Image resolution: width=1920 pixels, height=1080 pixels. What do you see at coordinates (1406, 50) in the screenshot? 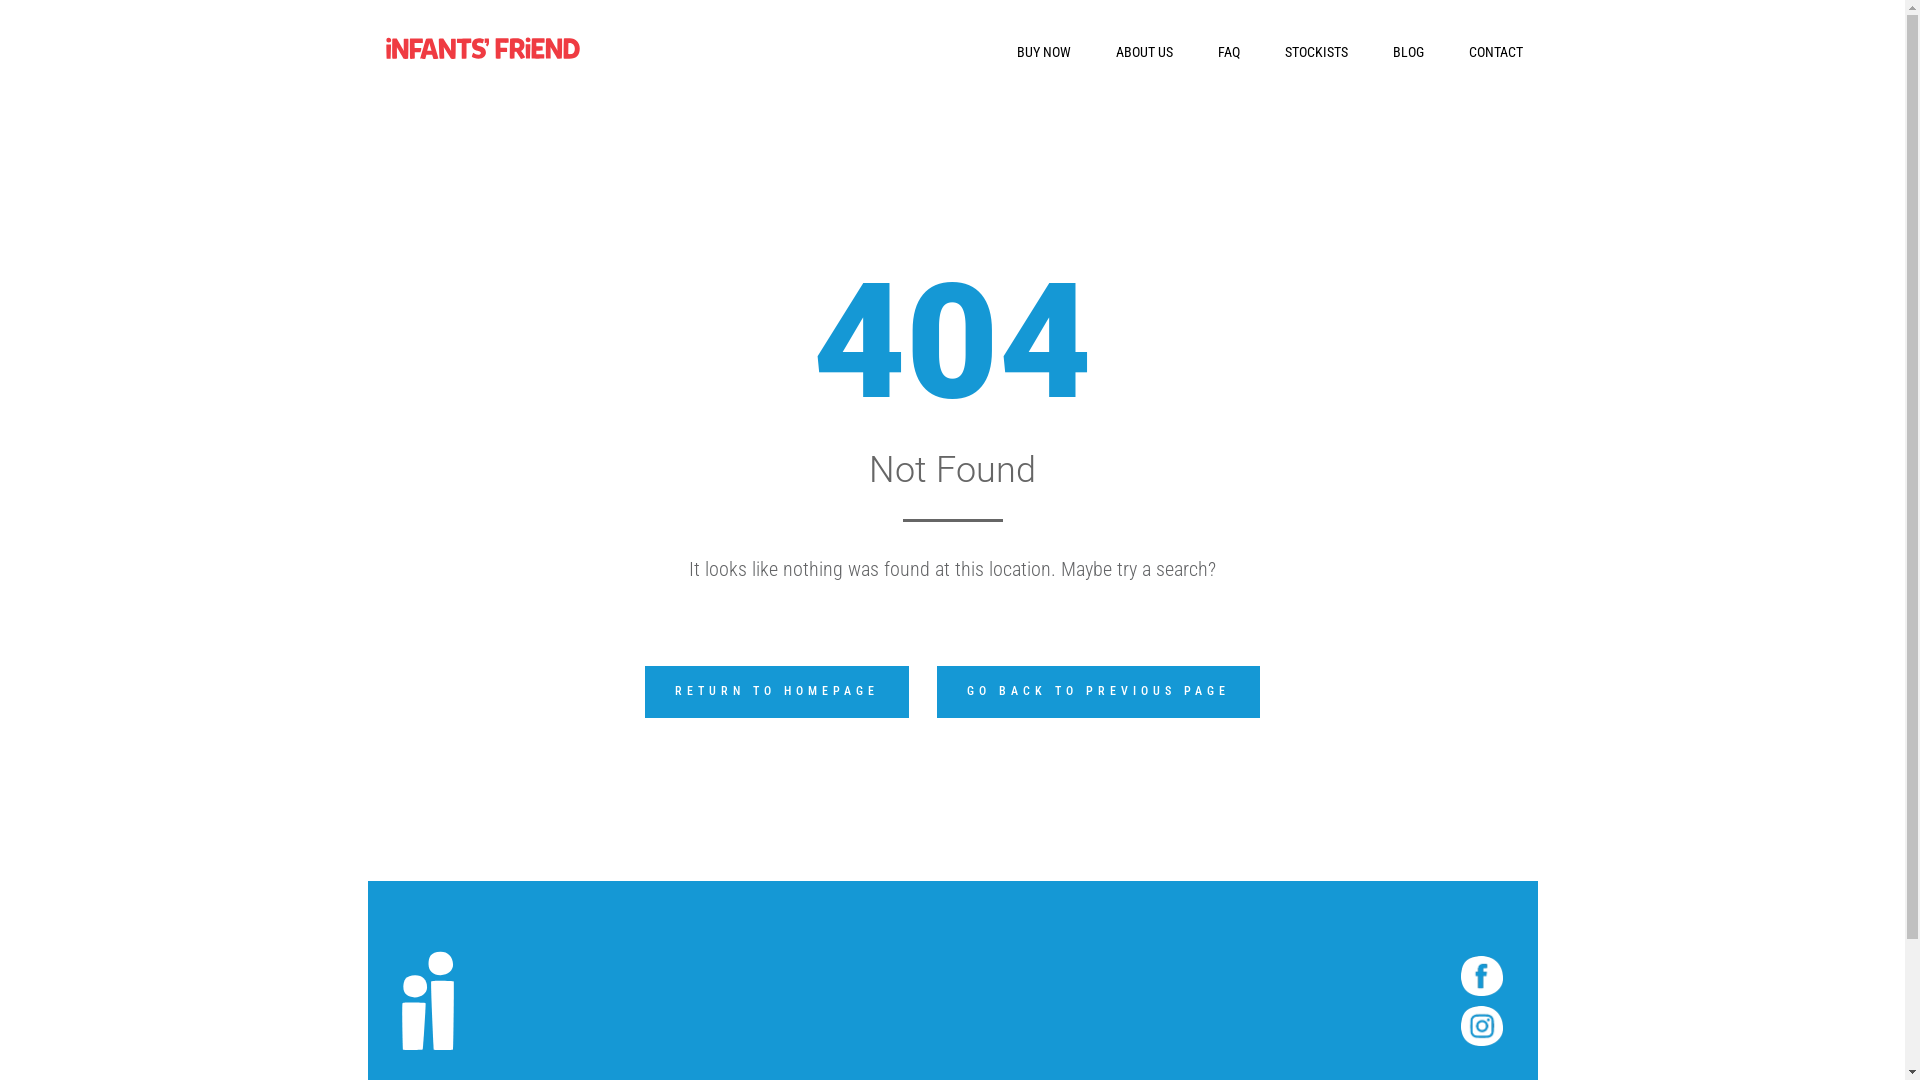
I see `'BLOG'` at bounding box center [1406, 50].